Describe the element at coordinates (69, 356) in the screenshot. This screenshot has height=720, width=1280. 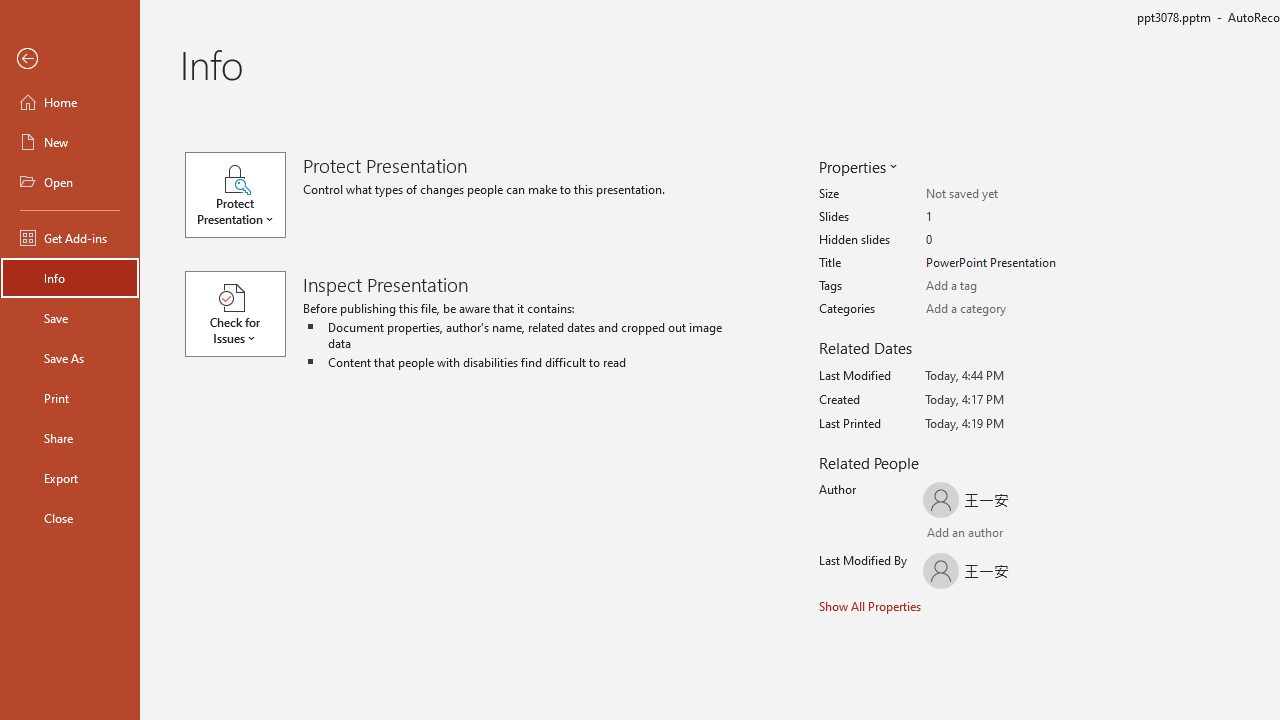
I see `'Save As'` at that location.